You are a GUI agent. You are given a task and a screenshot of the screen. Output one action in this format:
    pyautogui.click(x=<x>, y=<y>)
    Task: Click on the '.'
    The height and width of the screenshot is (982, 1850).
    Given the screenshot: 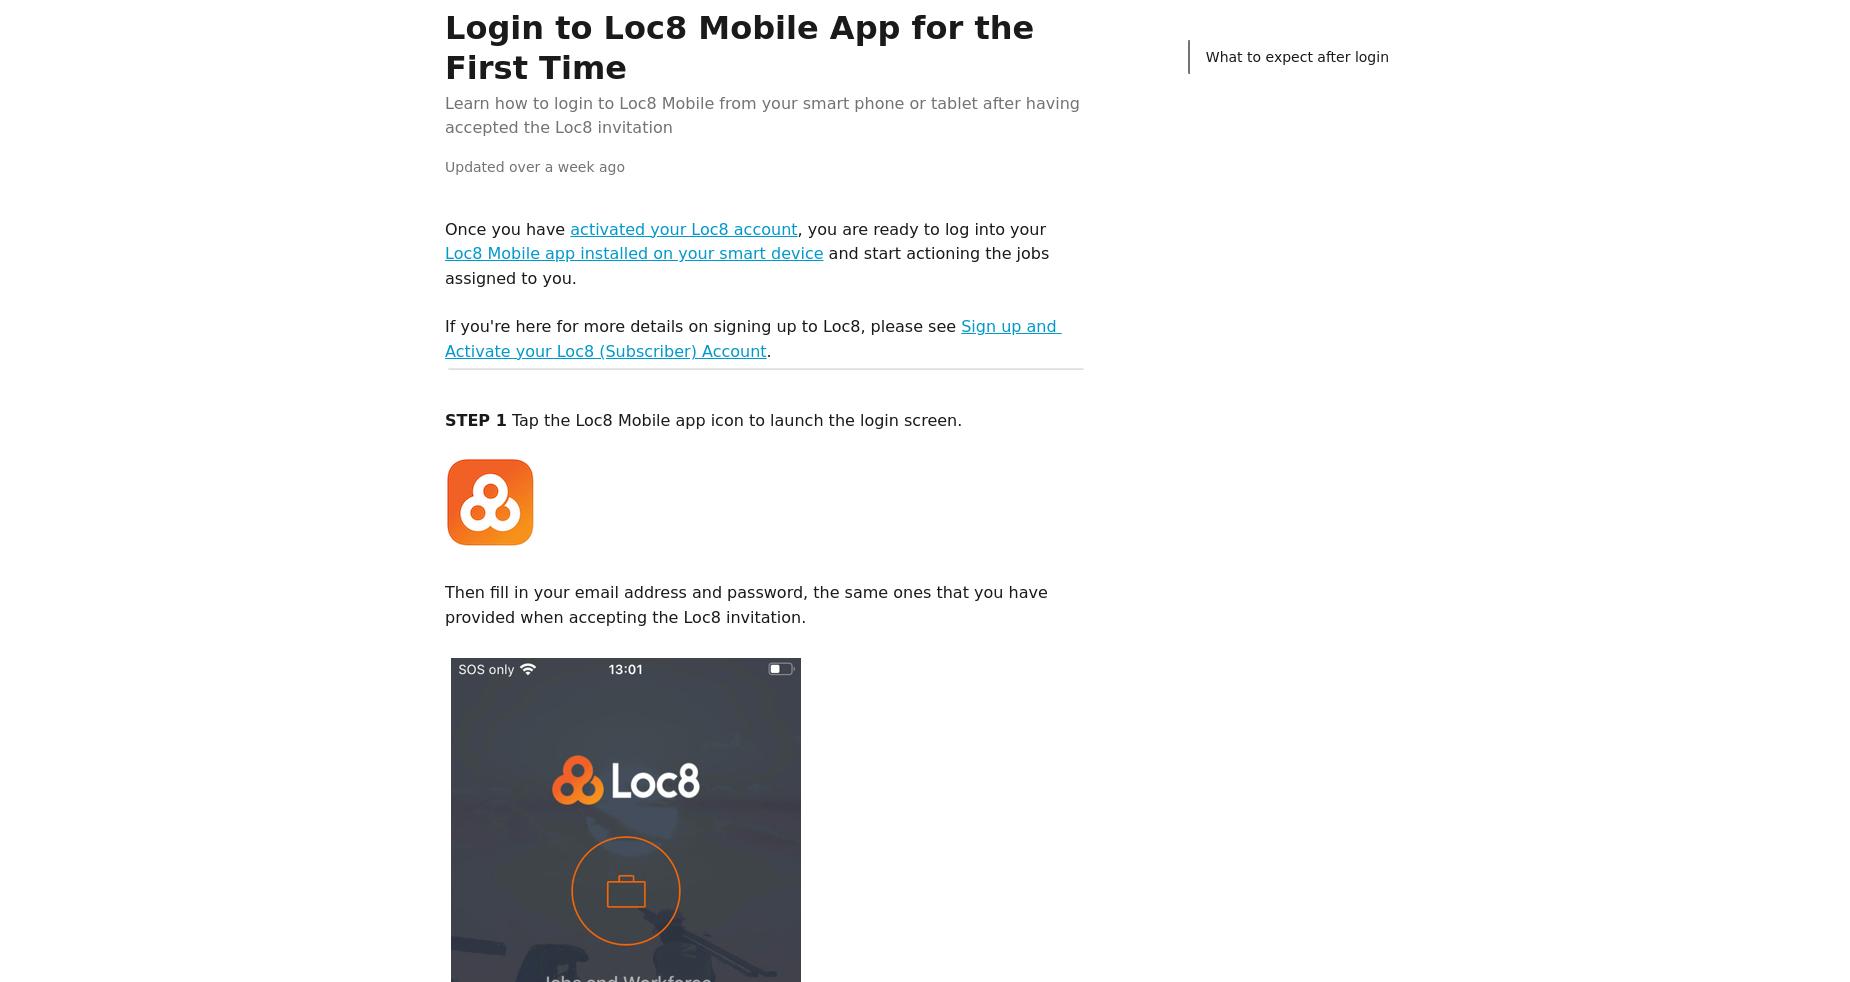 What is the action you would take?
    pyautogui.click(x=768, y=350)
    